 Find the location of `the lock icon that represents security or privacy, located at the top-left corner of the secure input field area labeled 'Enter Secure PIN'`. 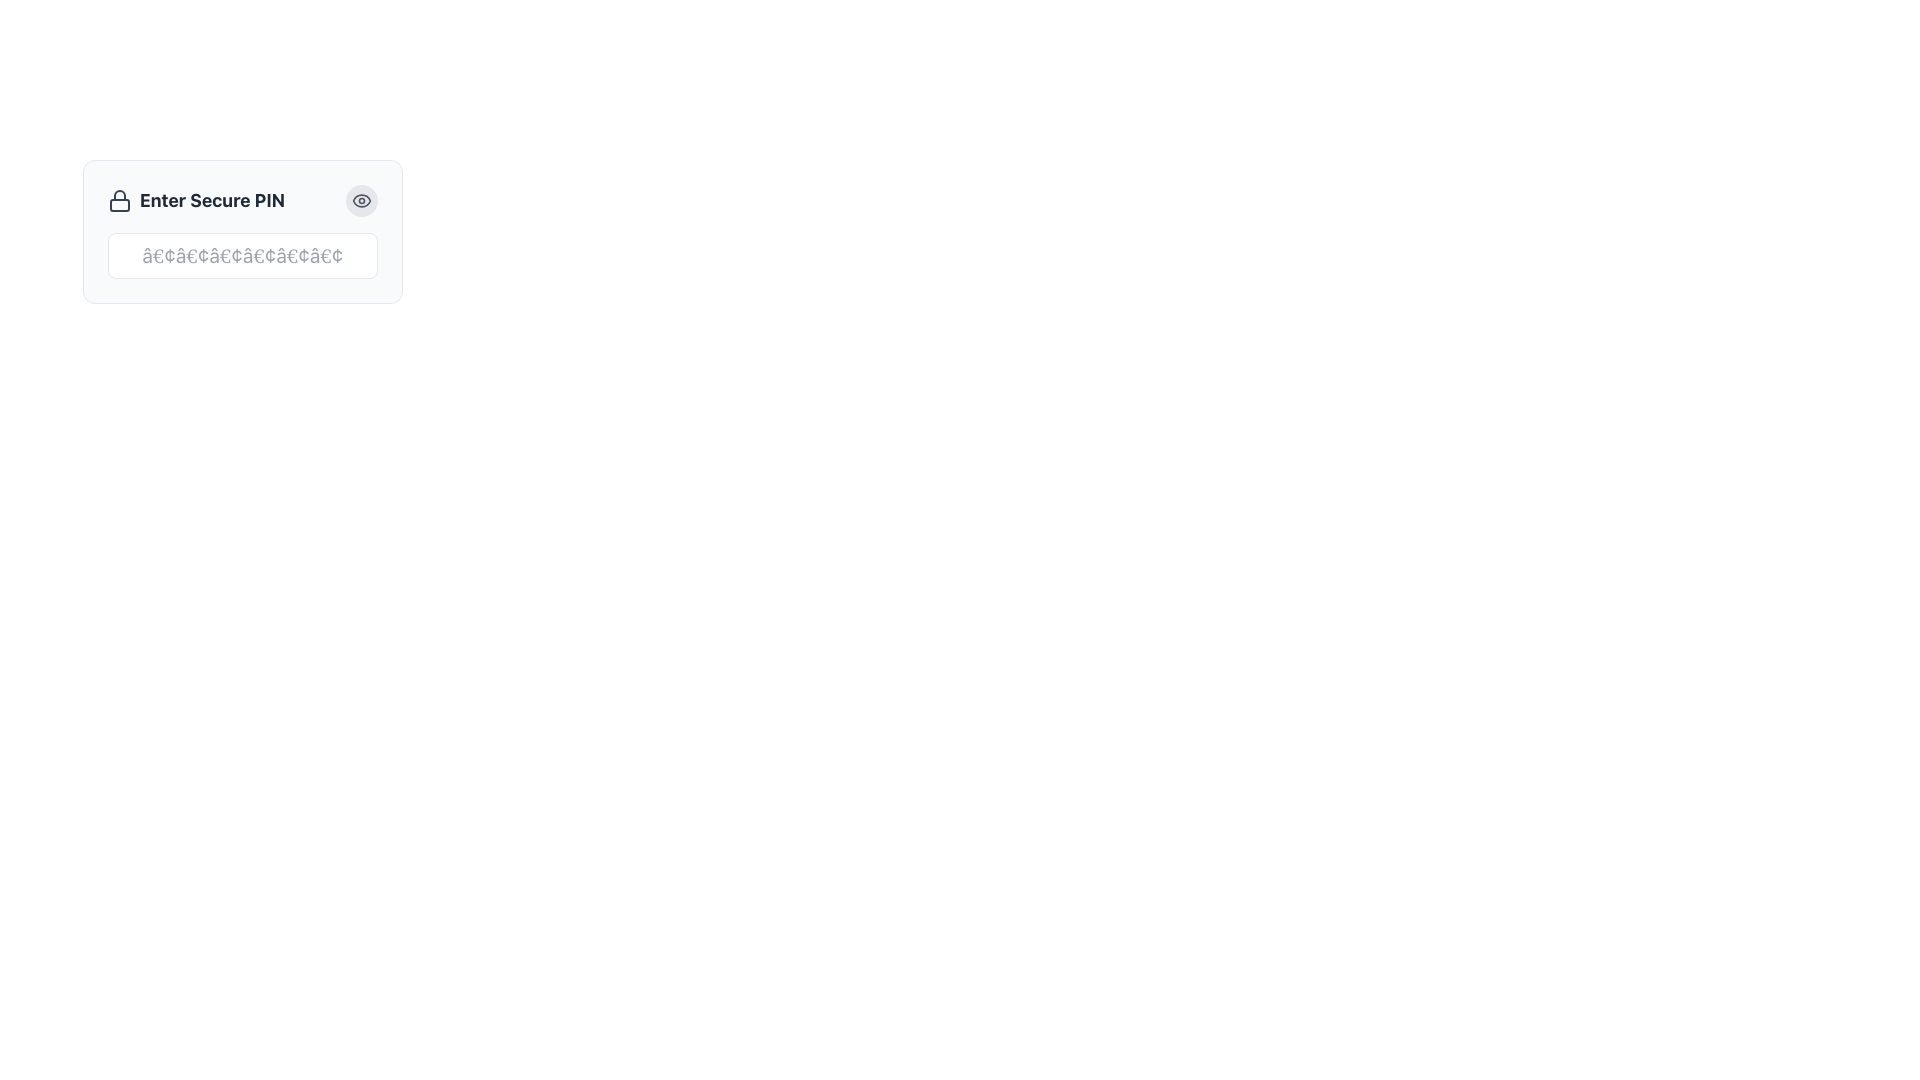

the lock icon that represents security or privacy, located at the top-left corner of the secure input field area labeled 'Enter Secure PIN' is located at coordinates (119, 200).